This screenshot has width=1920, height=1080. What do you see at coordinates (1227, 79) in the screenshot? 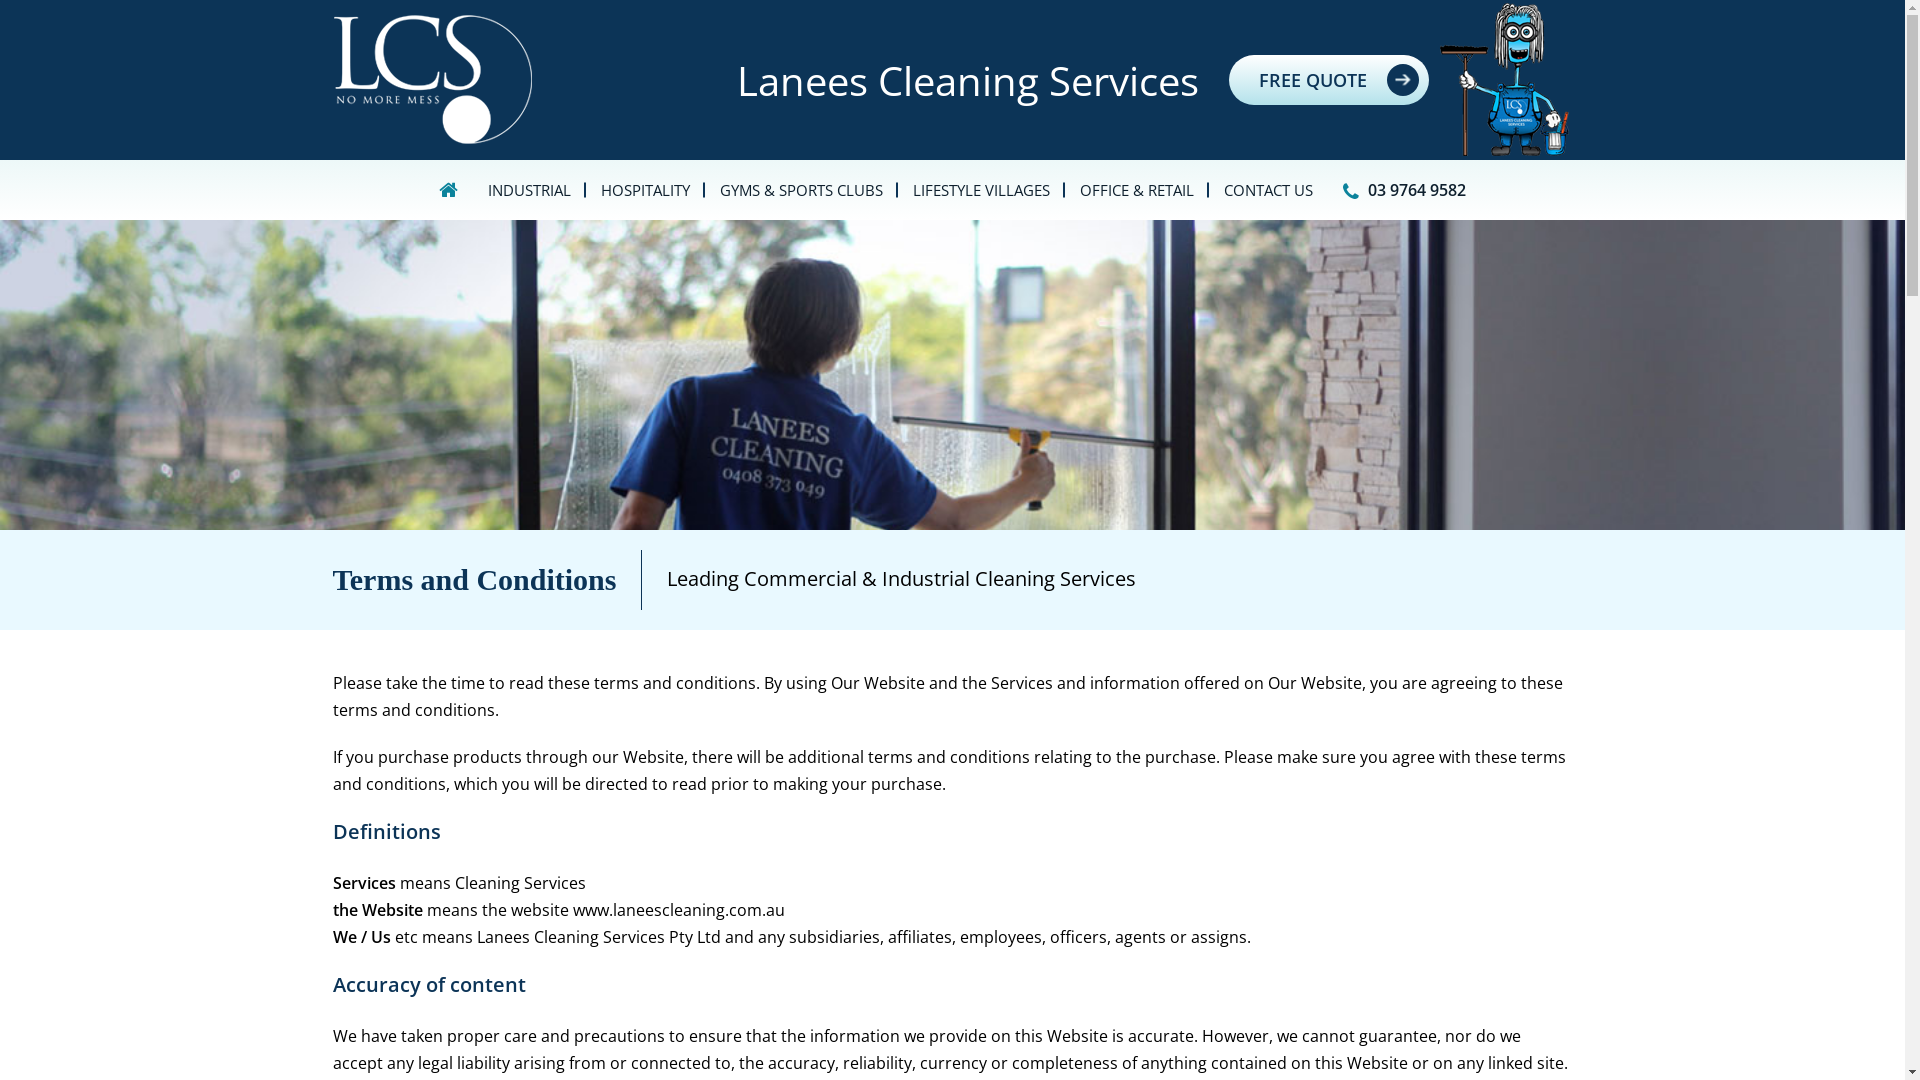
I see `'FREE QUOTE'` at bounding box center [1227, 79].